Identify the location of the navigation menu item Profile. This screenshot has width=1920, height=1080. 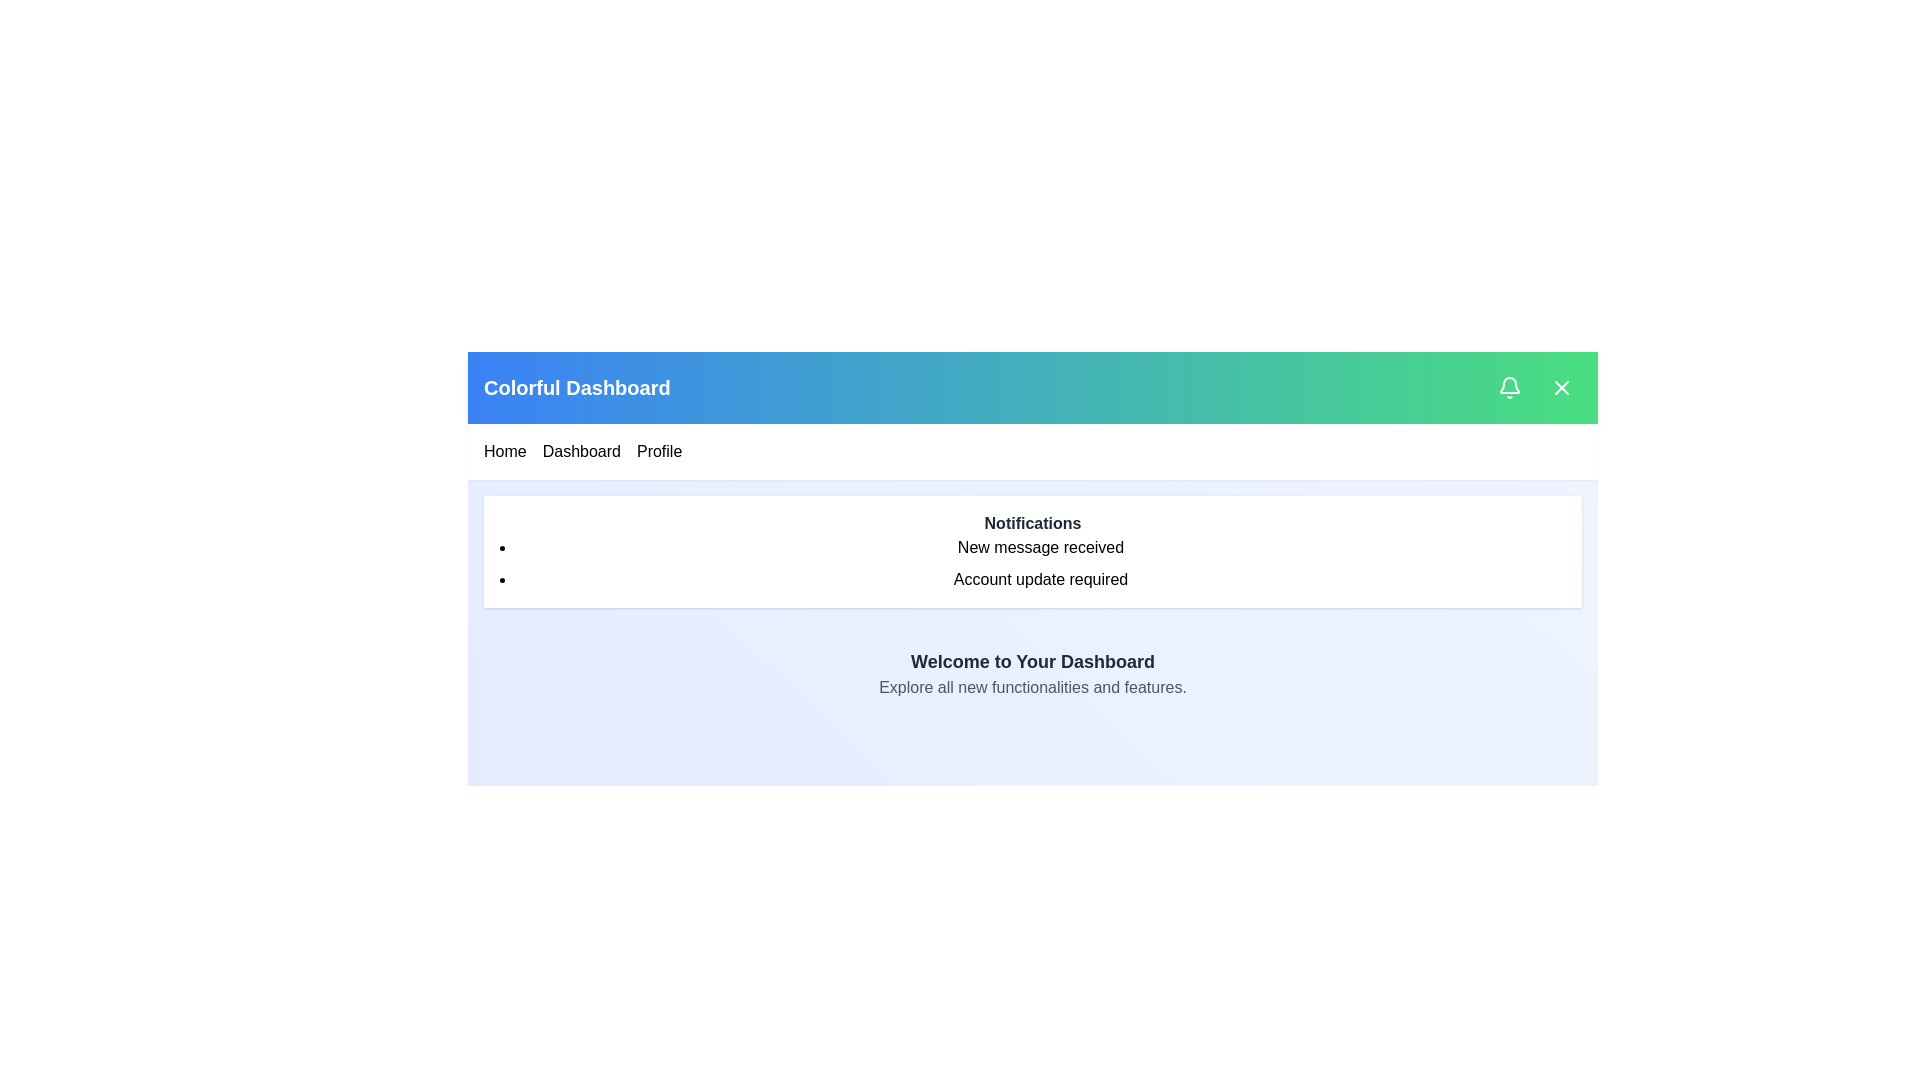
(658, 451).